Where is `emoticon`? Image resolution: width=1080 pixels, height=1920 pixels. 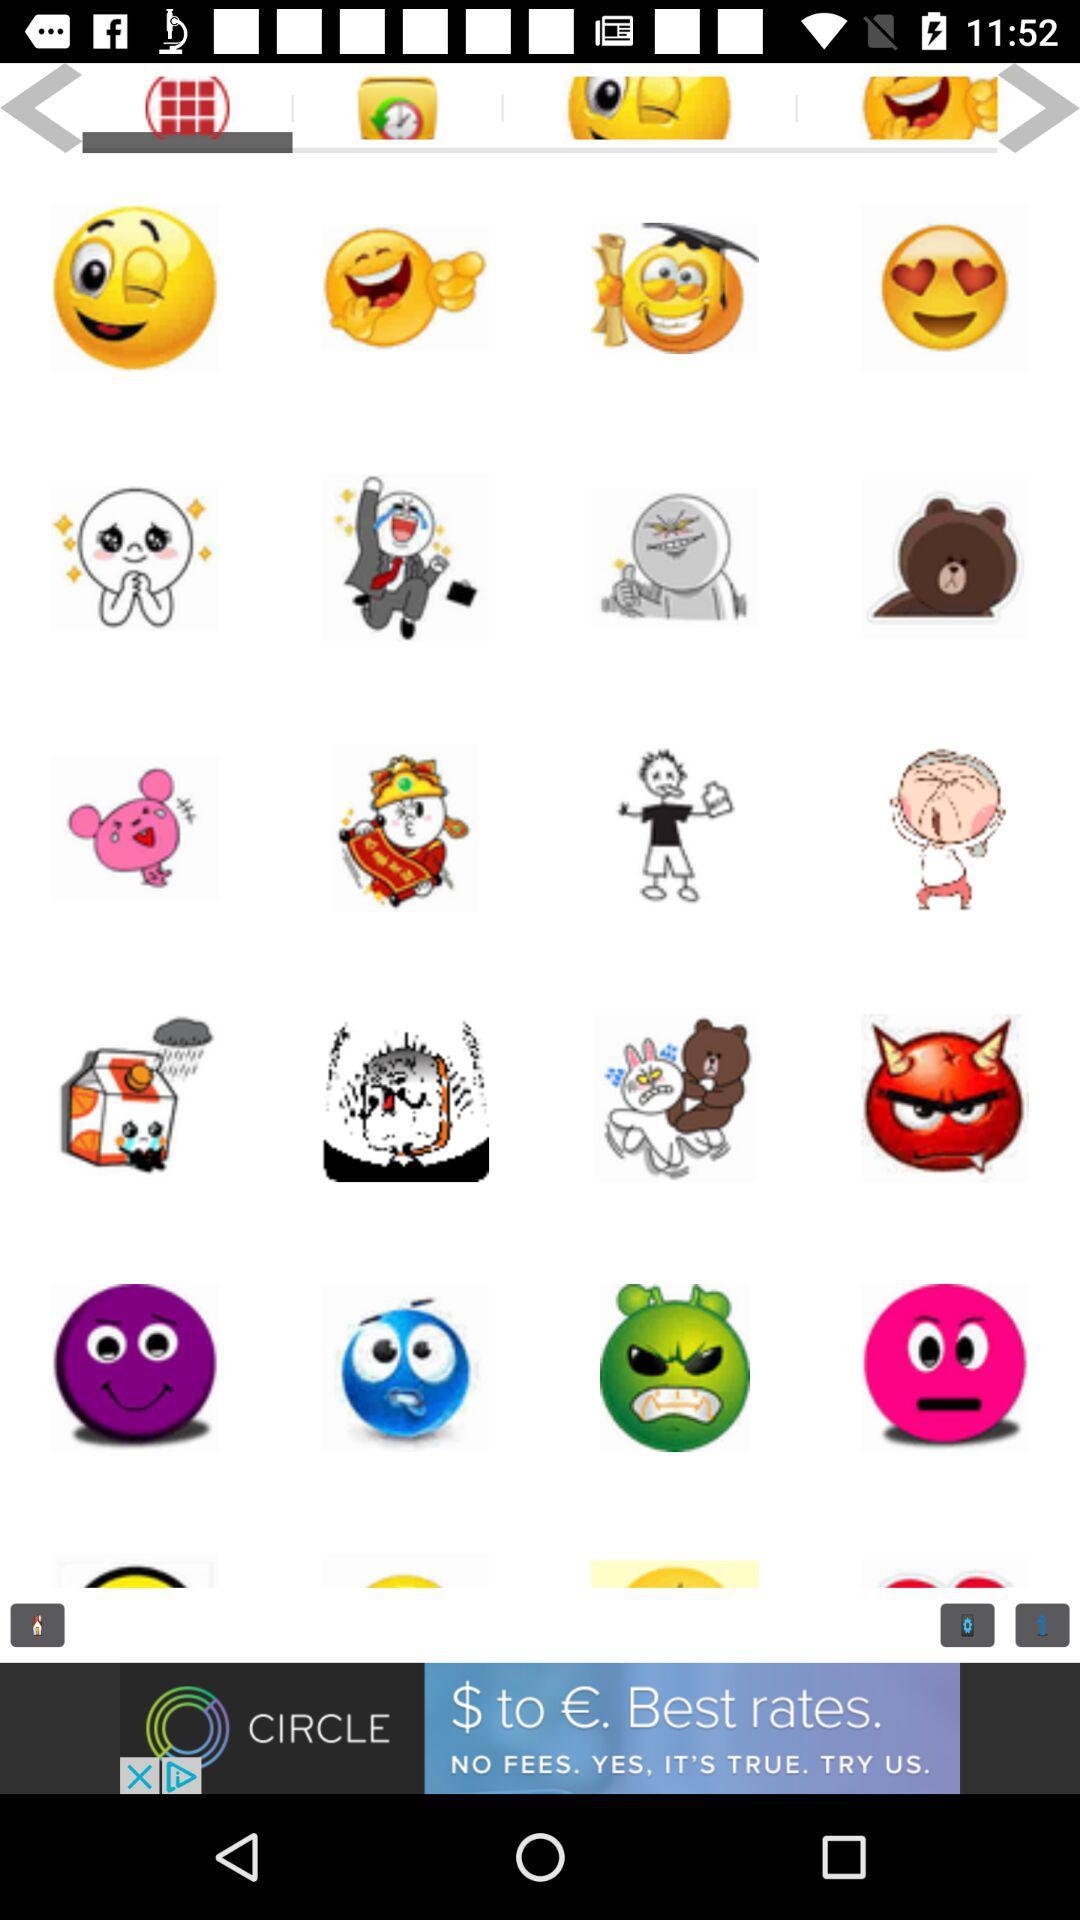 emoticon is located at coordinates (675, 1544).